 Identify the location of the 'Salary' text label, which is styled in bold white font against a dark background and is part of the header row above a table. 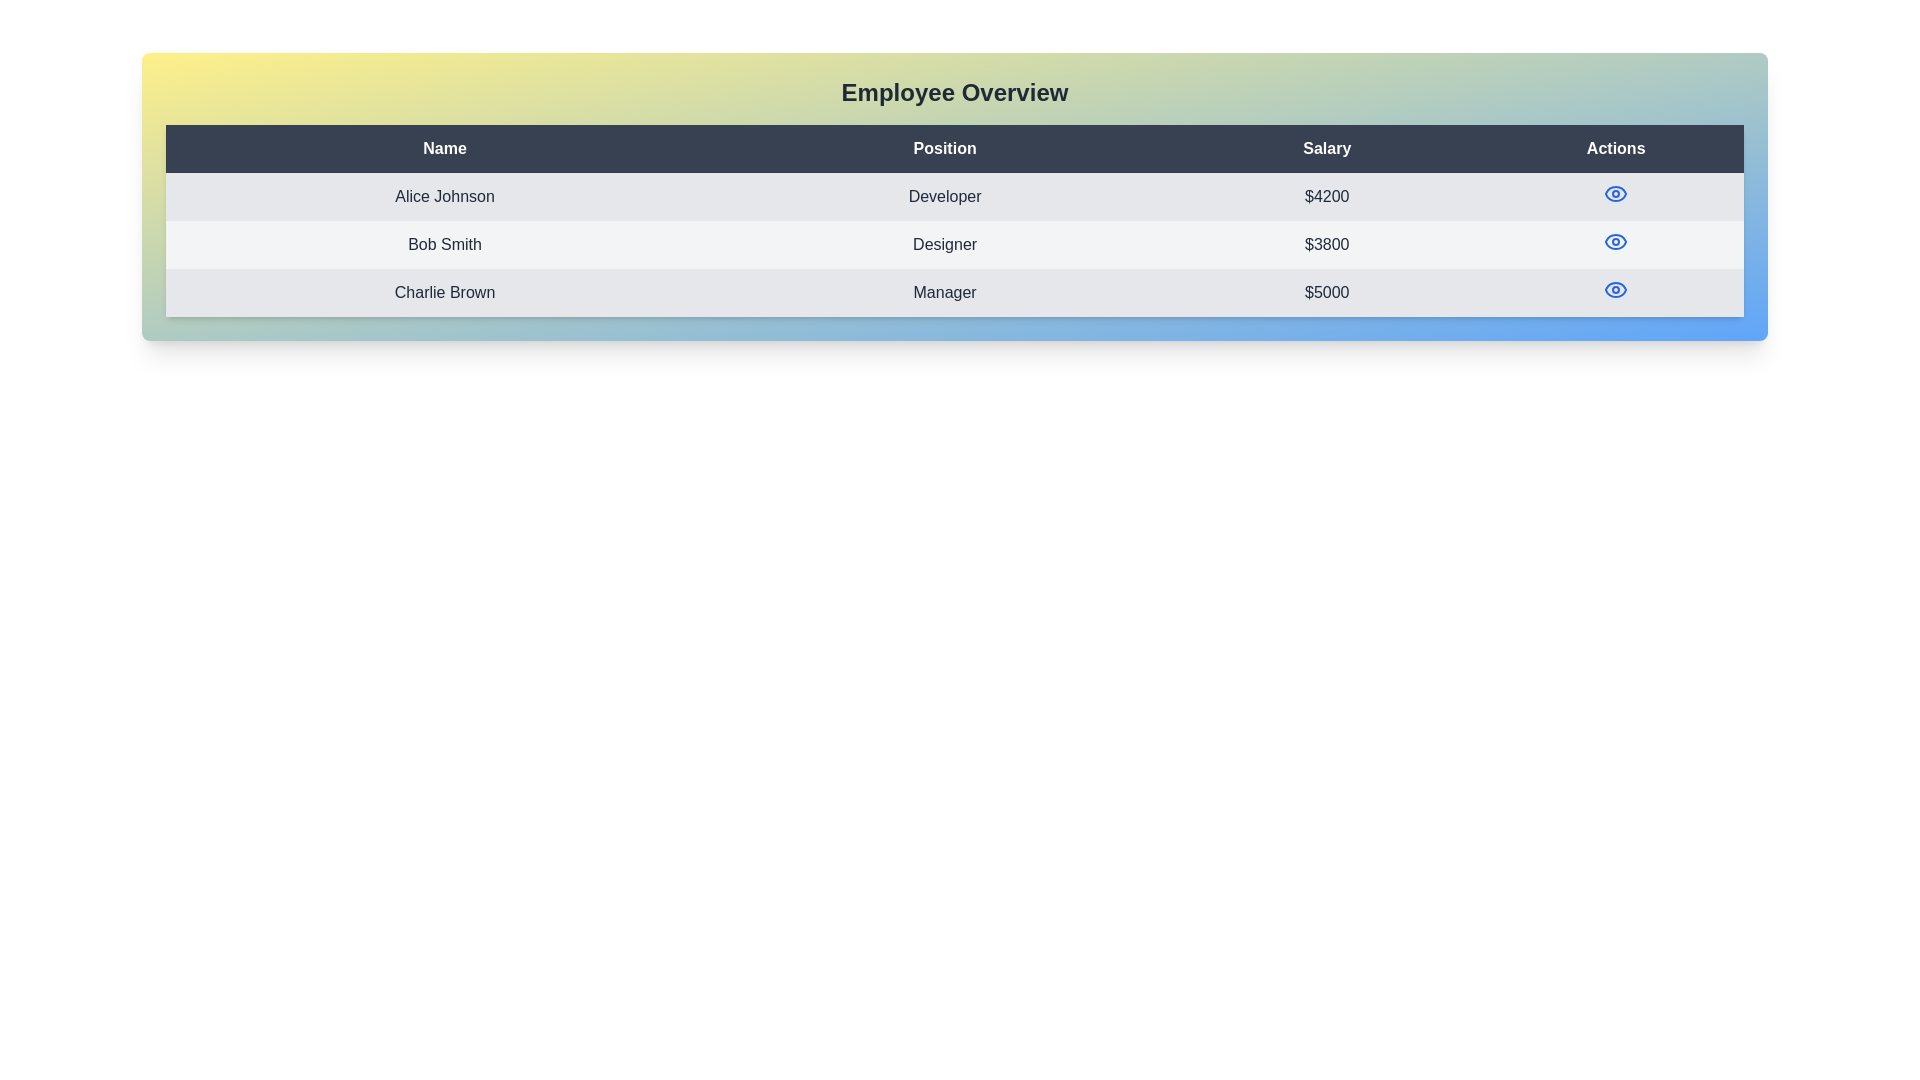
(1327, 148).